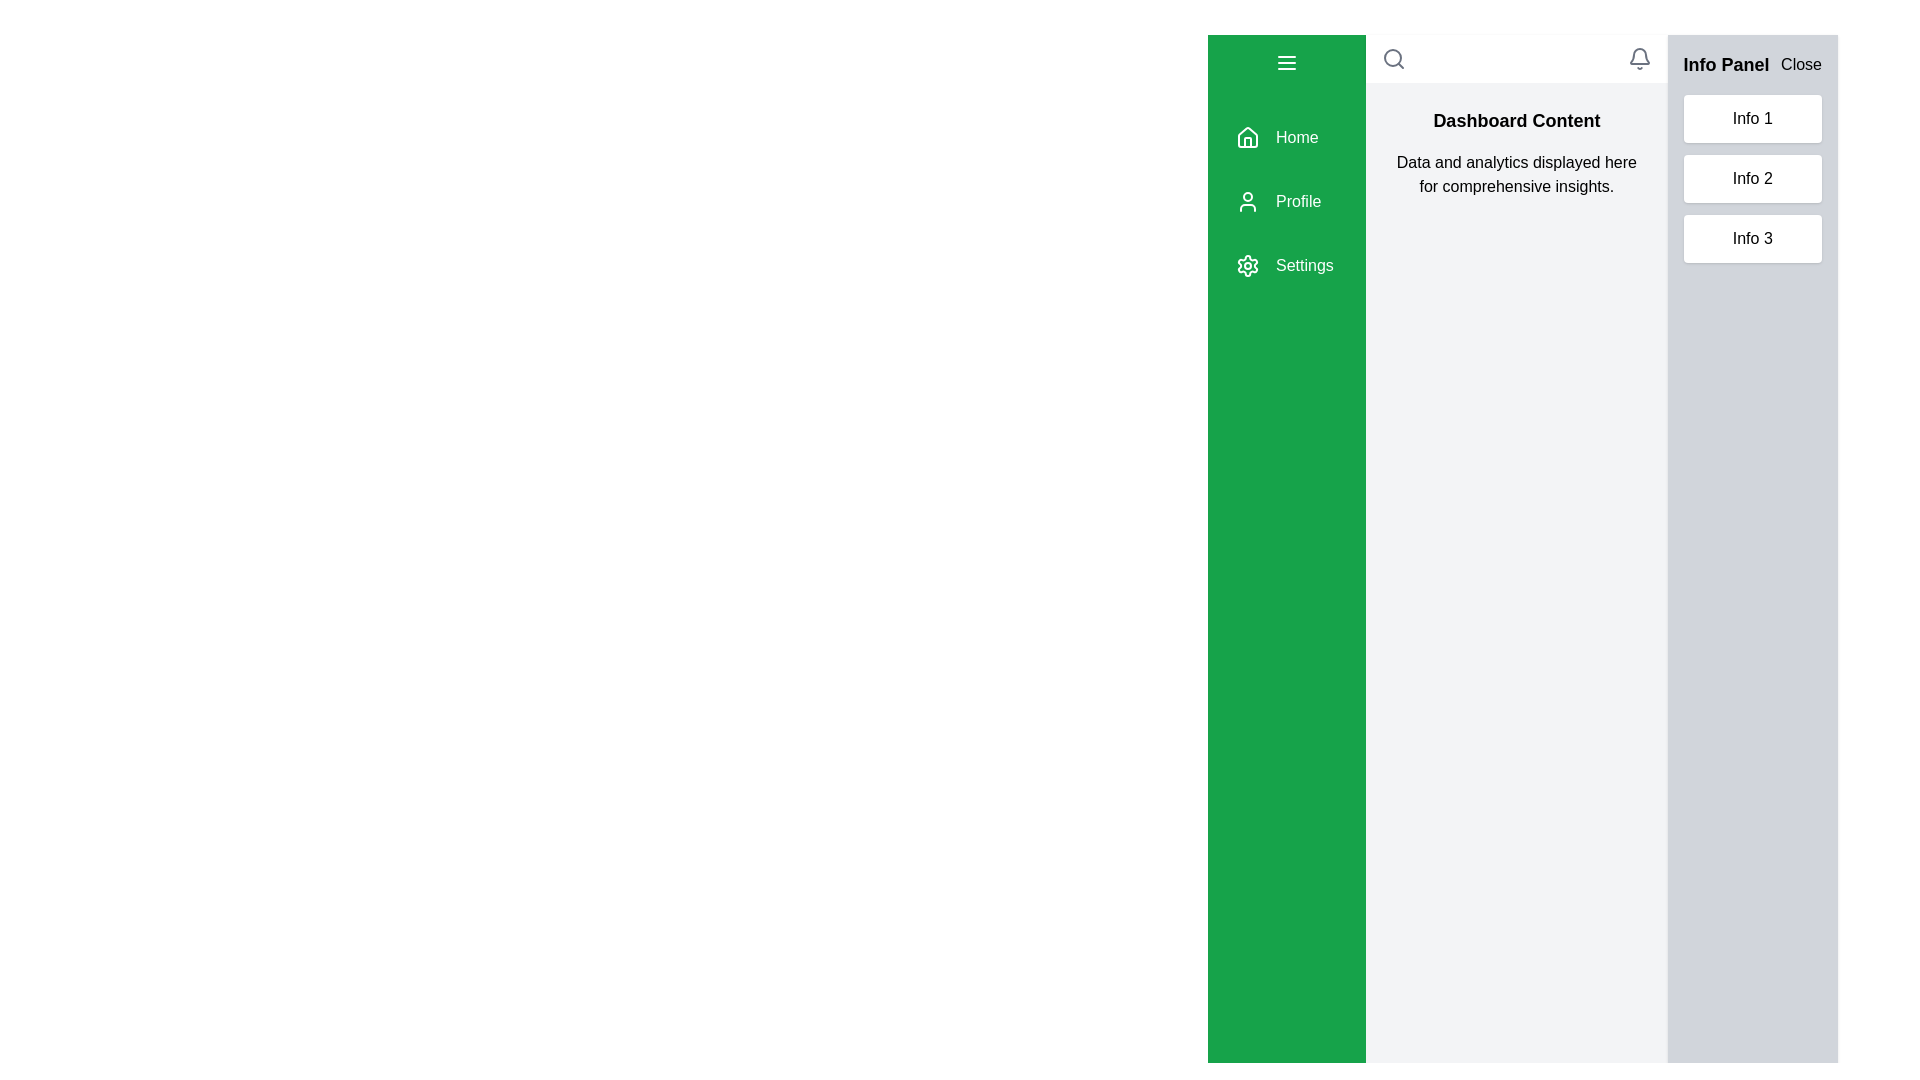 The height and width of the screenshot is (1080, 1920). What do you see at coordinates (1751, 177) in the screenshot?
I see `the 'Info 2' button located in the sidebar labeled 'Info Panel', which is the second button in a vertical stack of three similar buttons` at bounding box center [1751, 177].